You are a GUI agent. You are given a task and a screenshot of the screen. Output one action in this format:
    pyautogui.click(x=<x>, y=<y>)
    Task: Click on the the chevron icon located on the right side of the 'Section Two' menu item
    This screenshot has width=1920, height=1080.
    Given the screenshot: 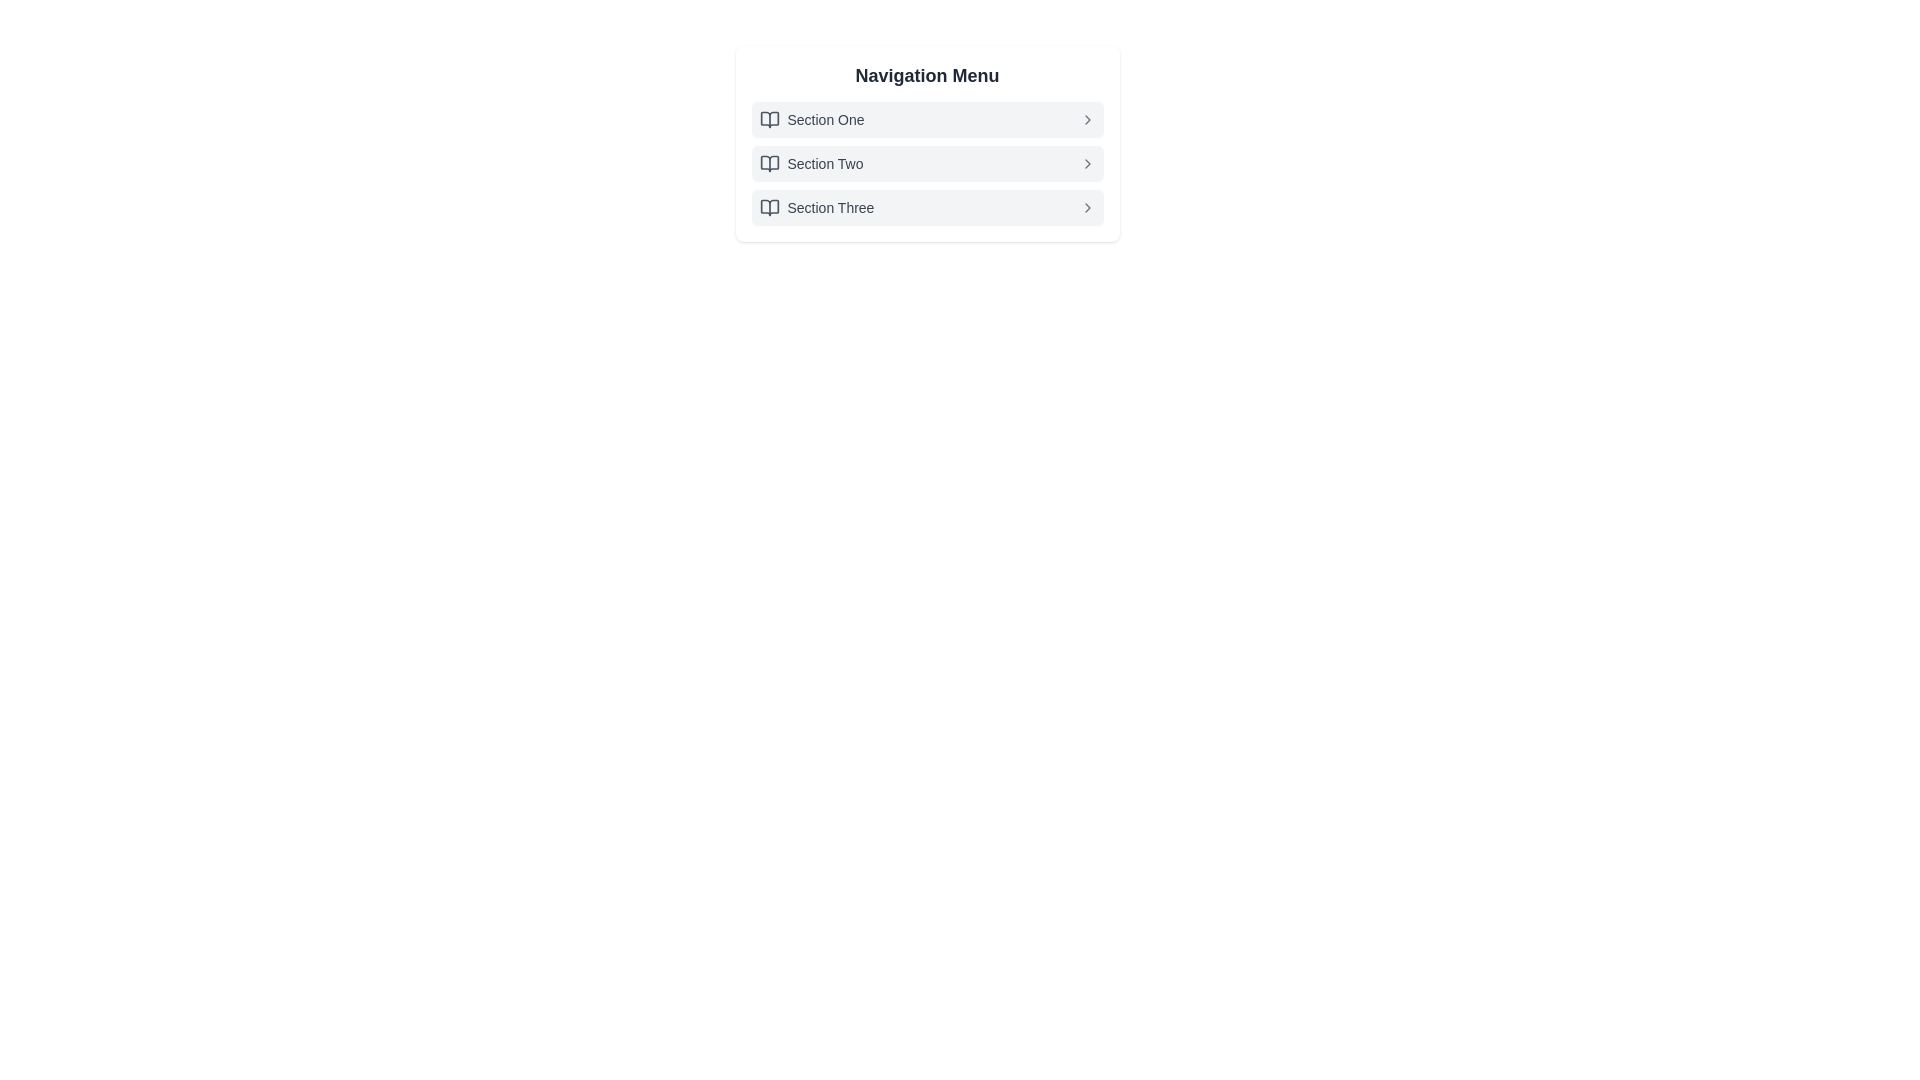 What is the action you would take?
    pyautogui.click(x=1086, y=163)
    